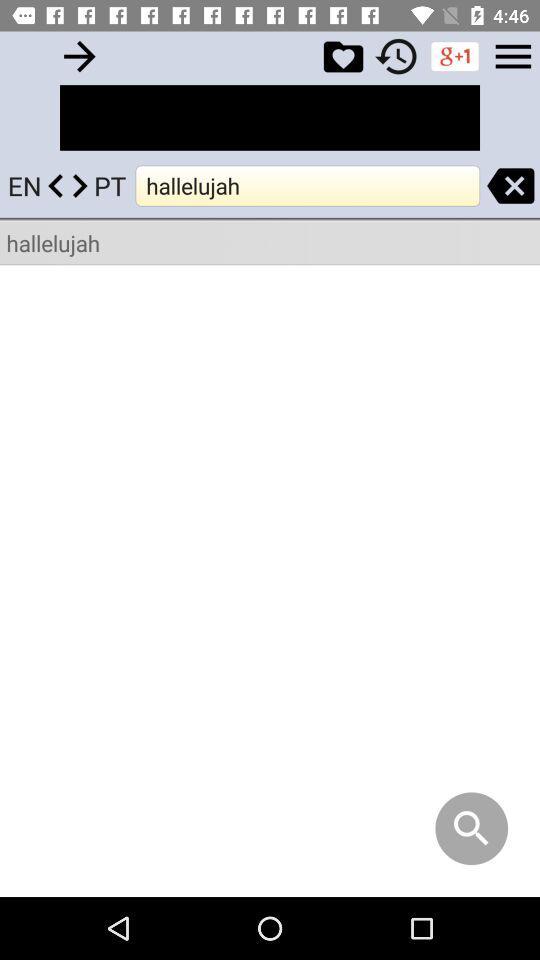 The height and width of the screenshot is (960, 540). What do you see at coordinates (396, 55) in the screenshot?
I see `the history icon` at bounding box center [396, 55].